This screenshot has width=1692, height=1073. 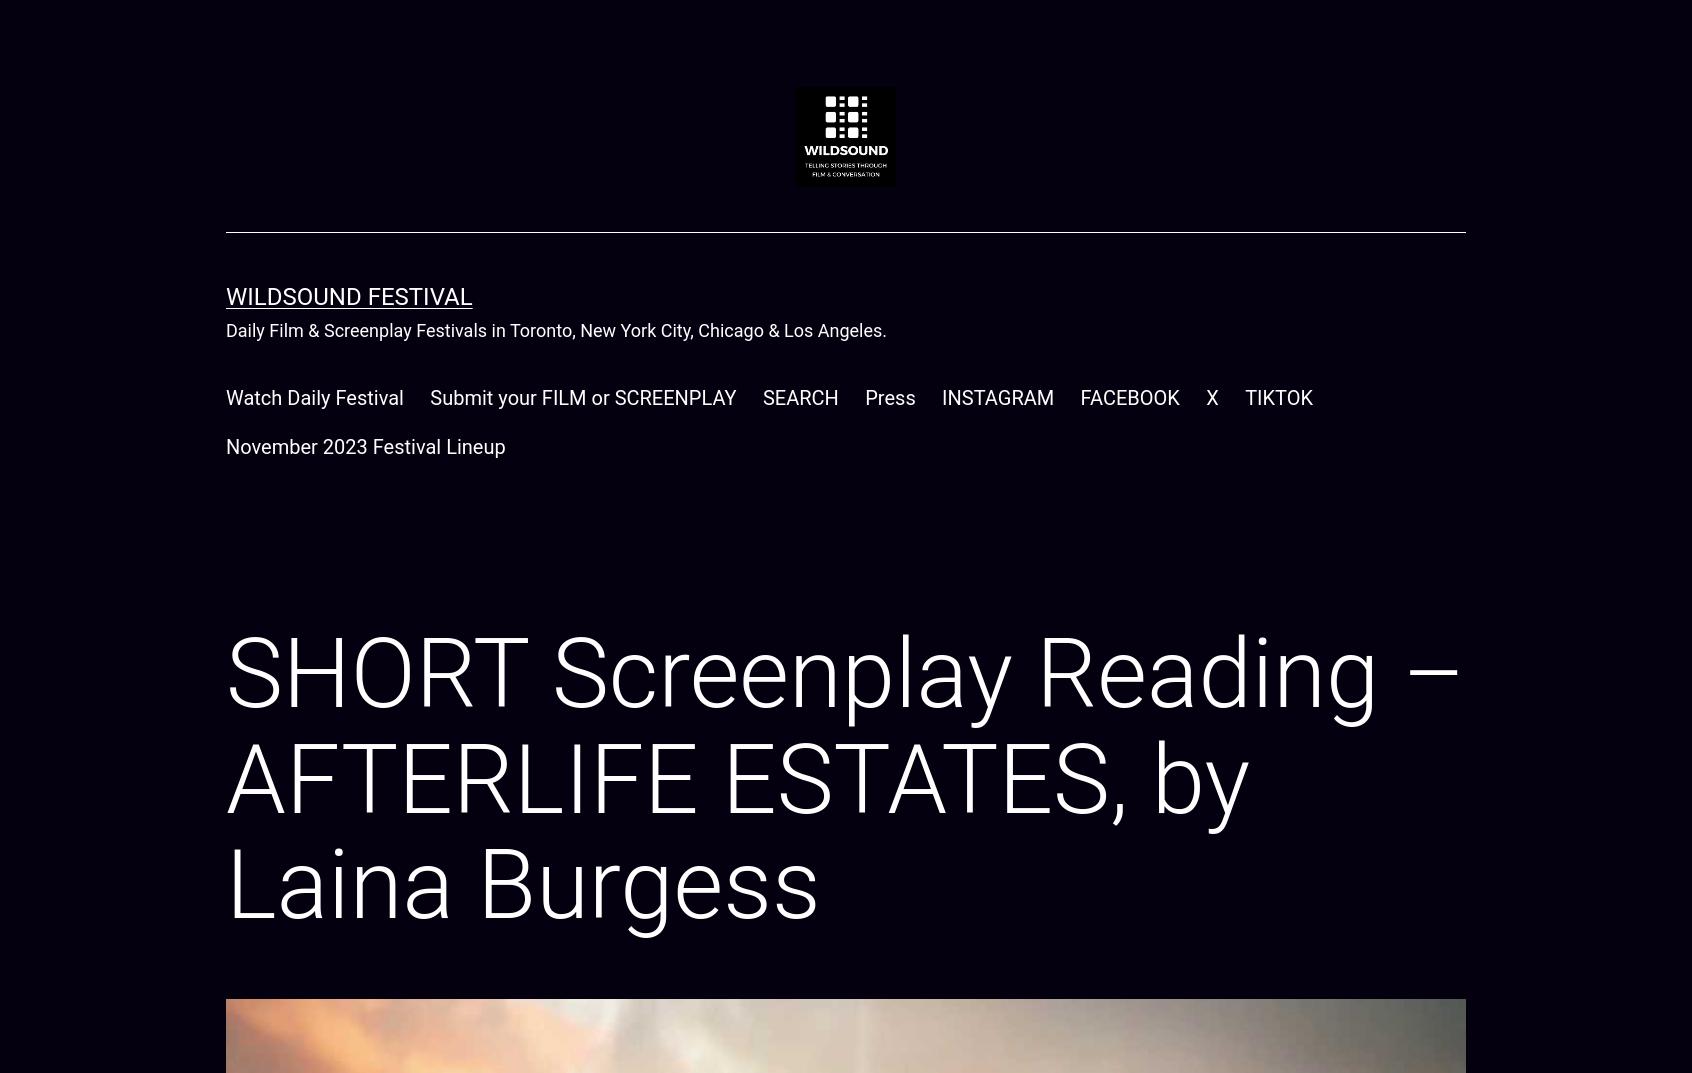 What do you see at coordinates (1080, 396) in the screenshot?
I see `'FACEBOOK'` at bounding box center [1080, 396].